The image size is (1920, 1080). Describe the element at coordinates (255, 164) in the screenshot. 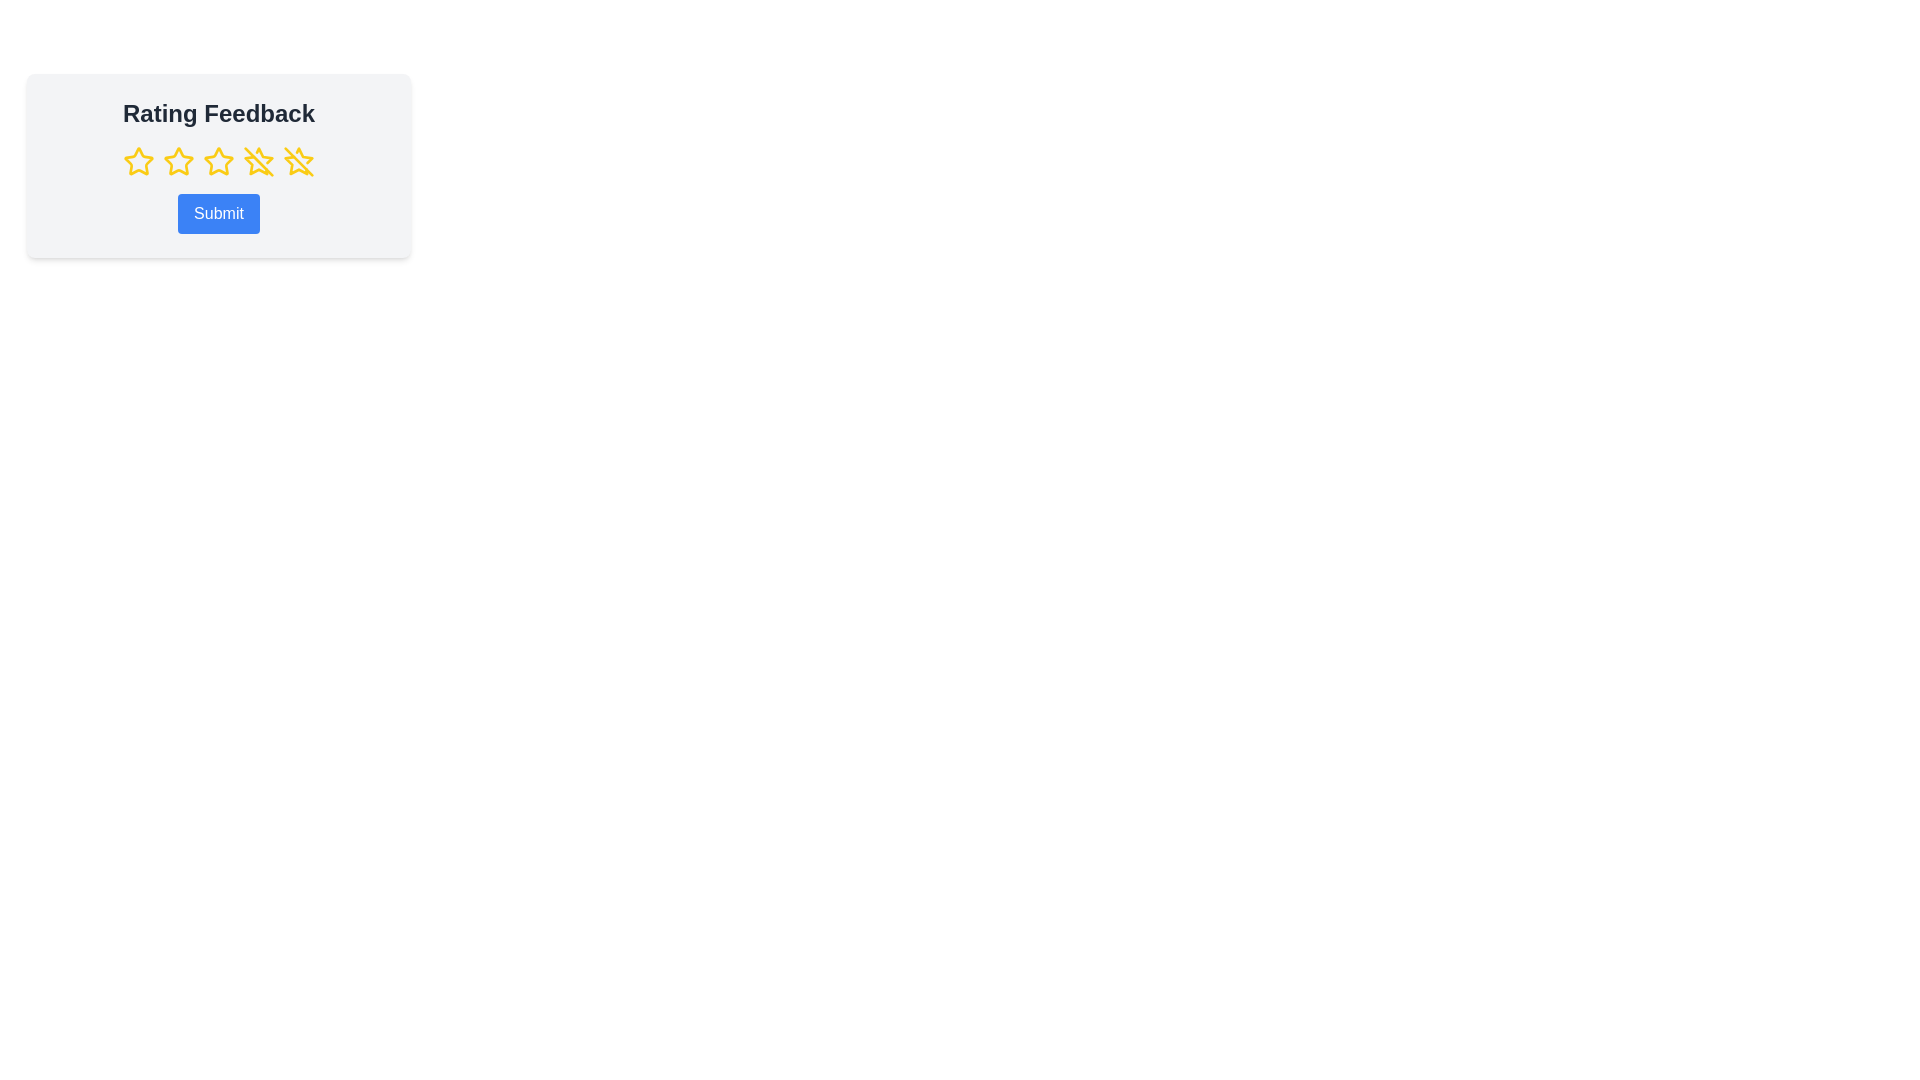

I see `the third star icon in the rating system` at that location.